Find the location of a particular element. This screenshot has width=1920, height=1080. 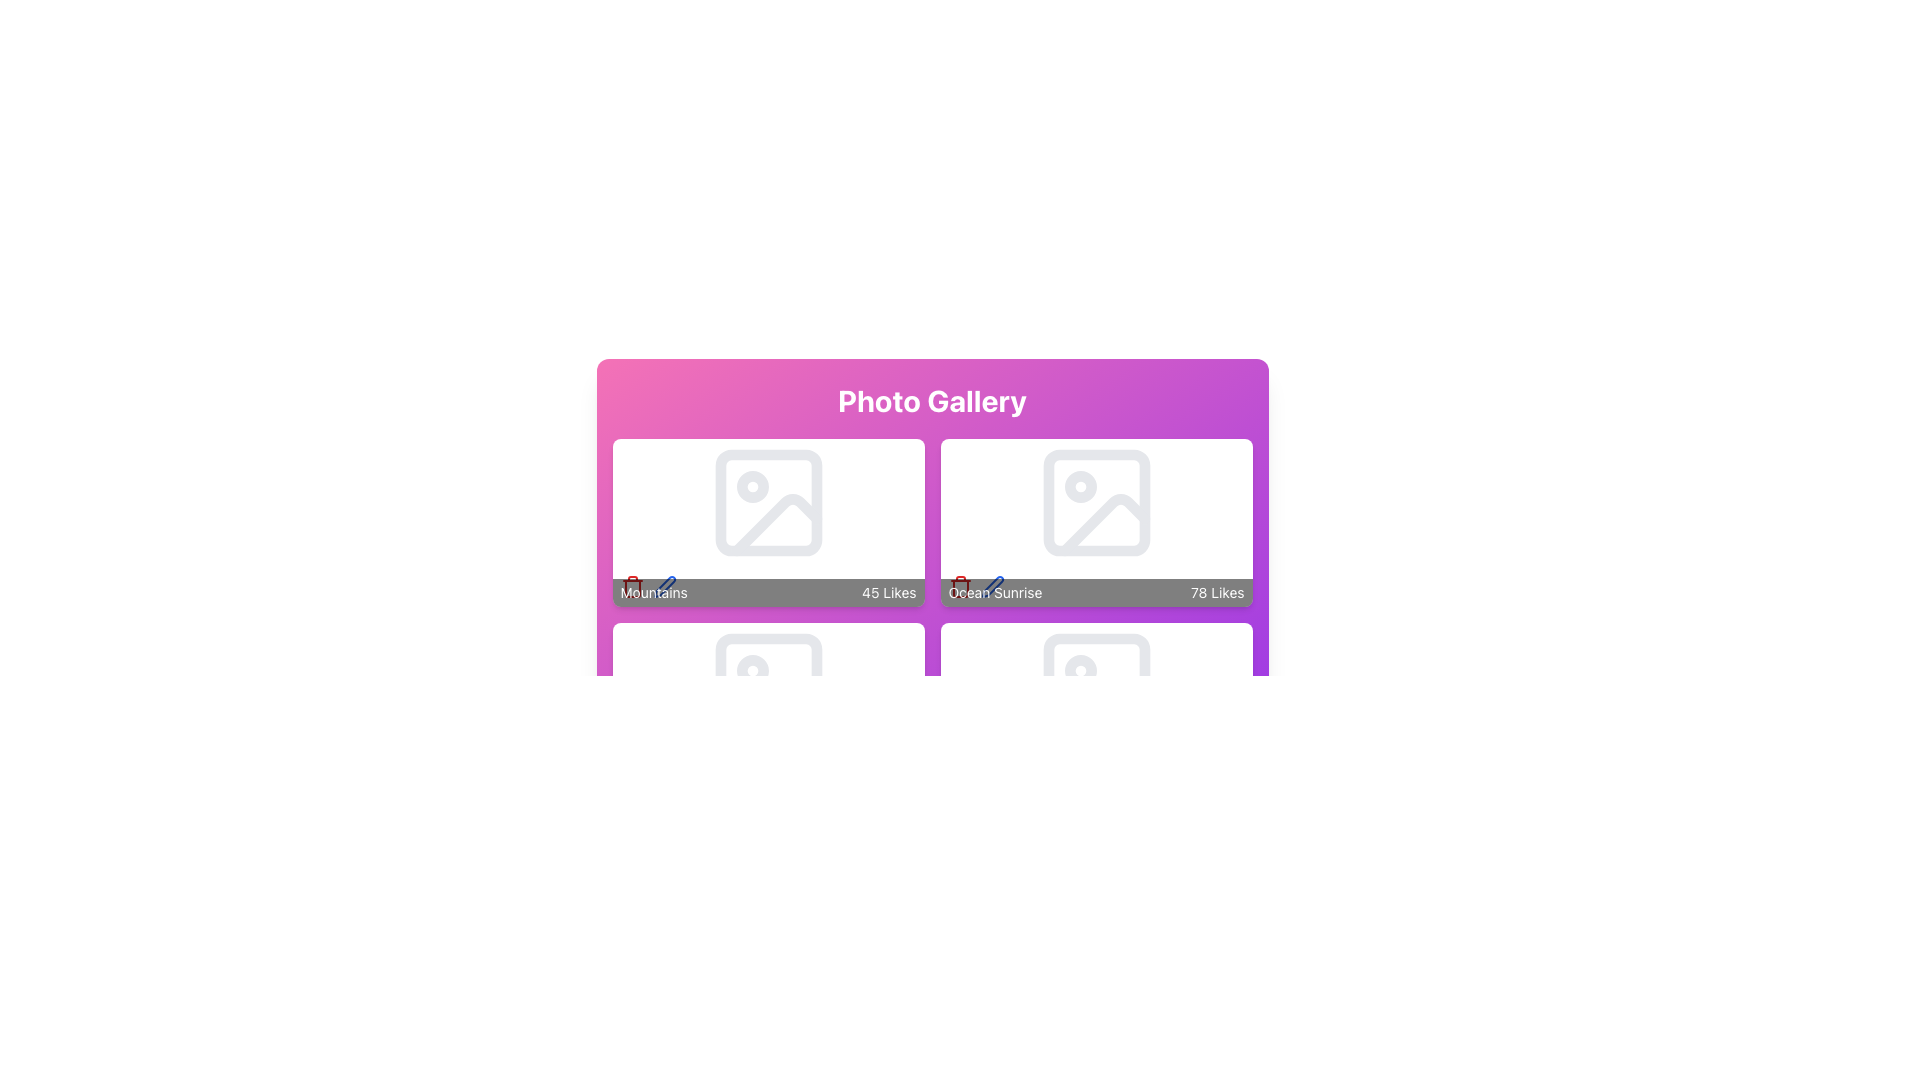

the trash can icon element, which is located below the top opening and above the base of the icon, centered horizontally within the icon is located at coordinates (631, 588).